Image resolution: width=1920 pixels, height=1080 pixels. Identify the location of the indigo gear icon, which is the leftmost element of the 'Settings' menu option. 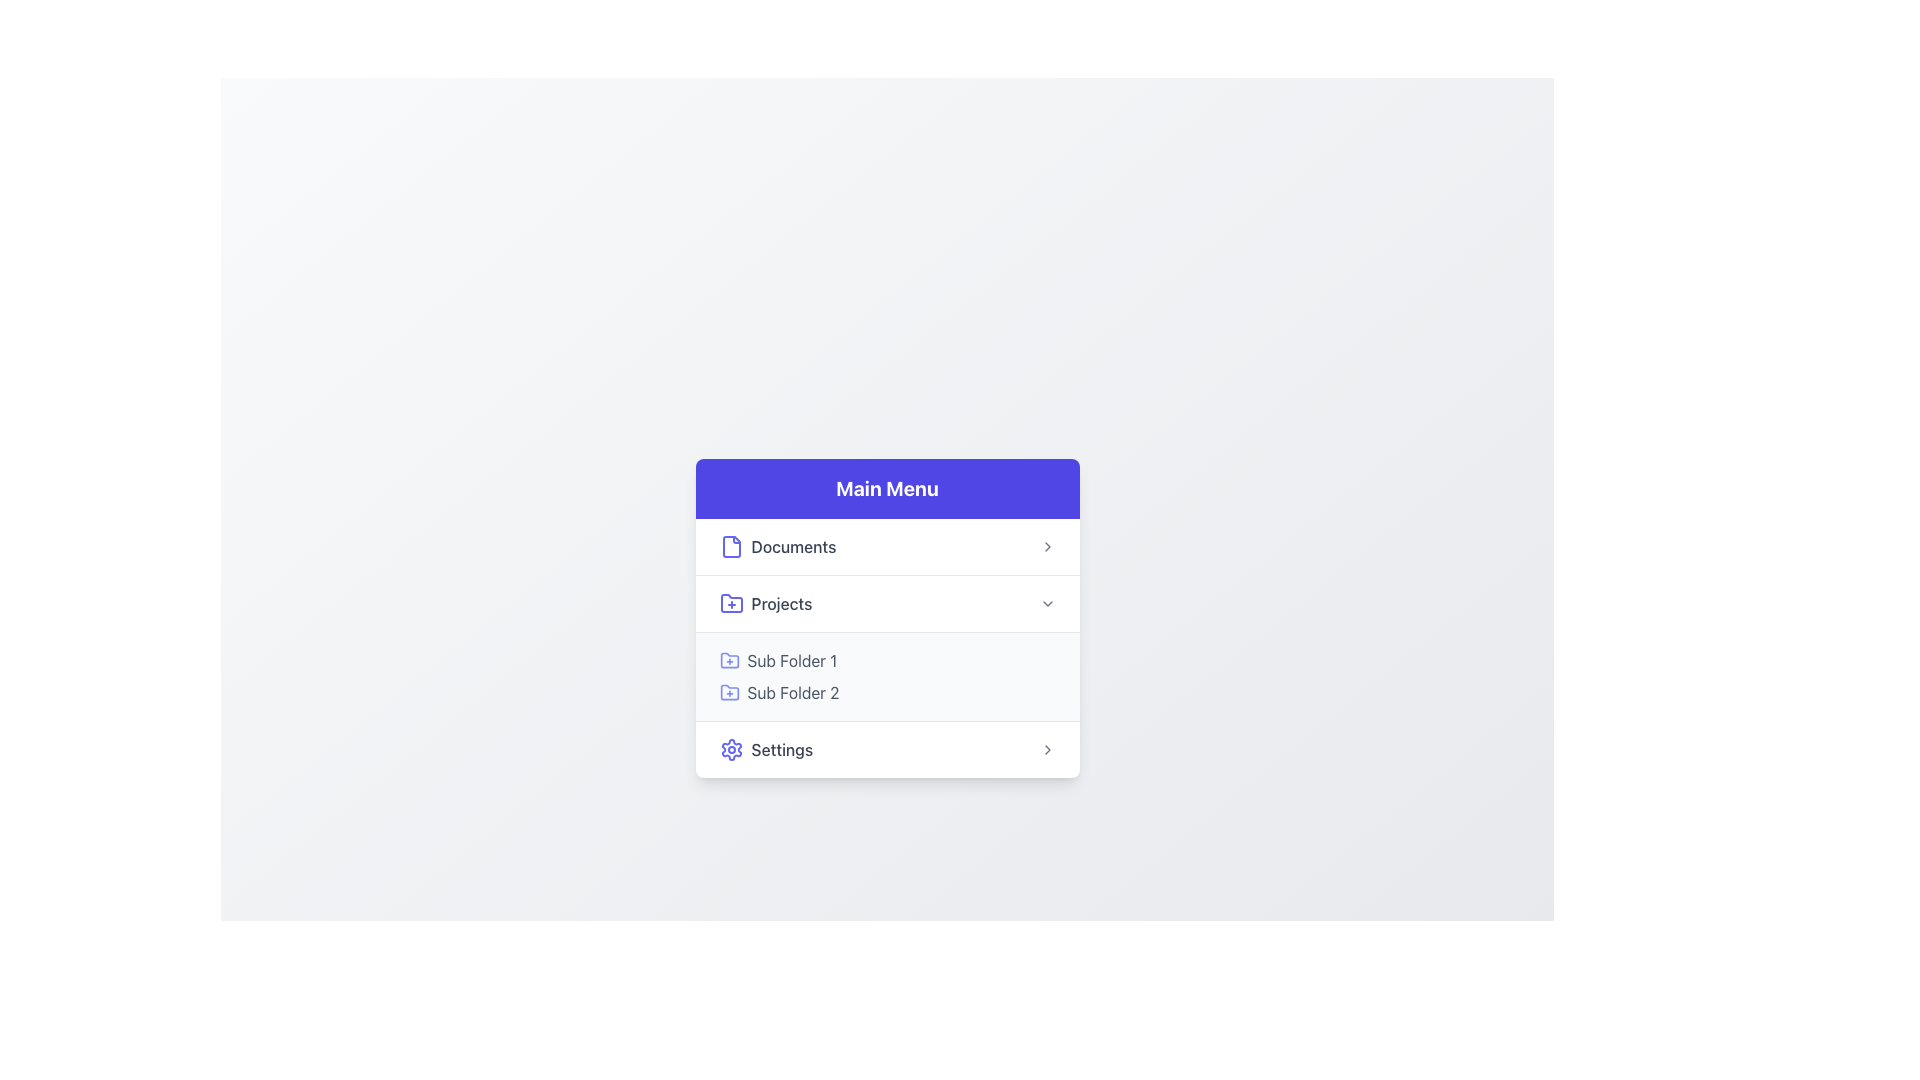
(730, 749).